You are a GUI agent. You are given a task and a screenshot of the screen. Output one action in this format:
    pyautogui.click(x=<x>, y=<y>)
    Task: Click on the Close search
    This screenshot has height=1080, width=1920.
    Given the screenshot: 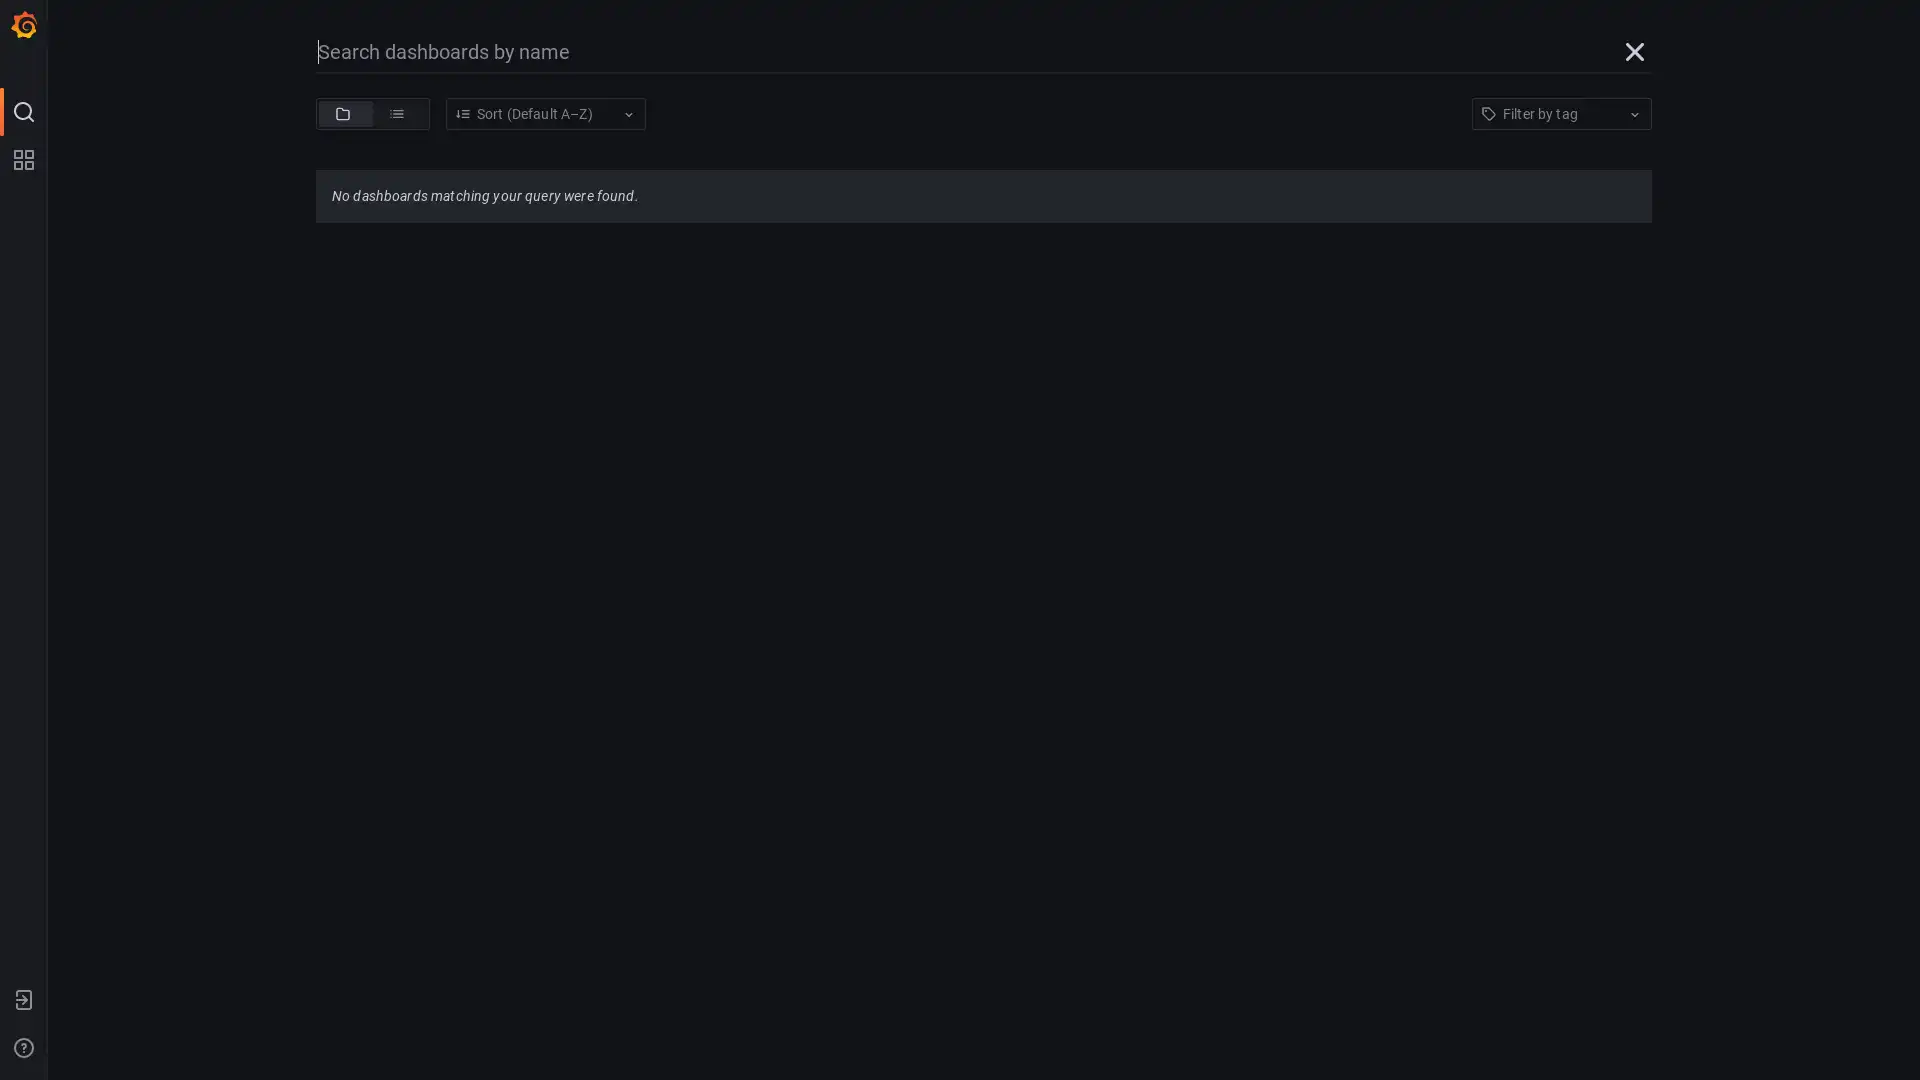 What is the action you would take?
    pyautogui.click(x=1635, y=50)
    